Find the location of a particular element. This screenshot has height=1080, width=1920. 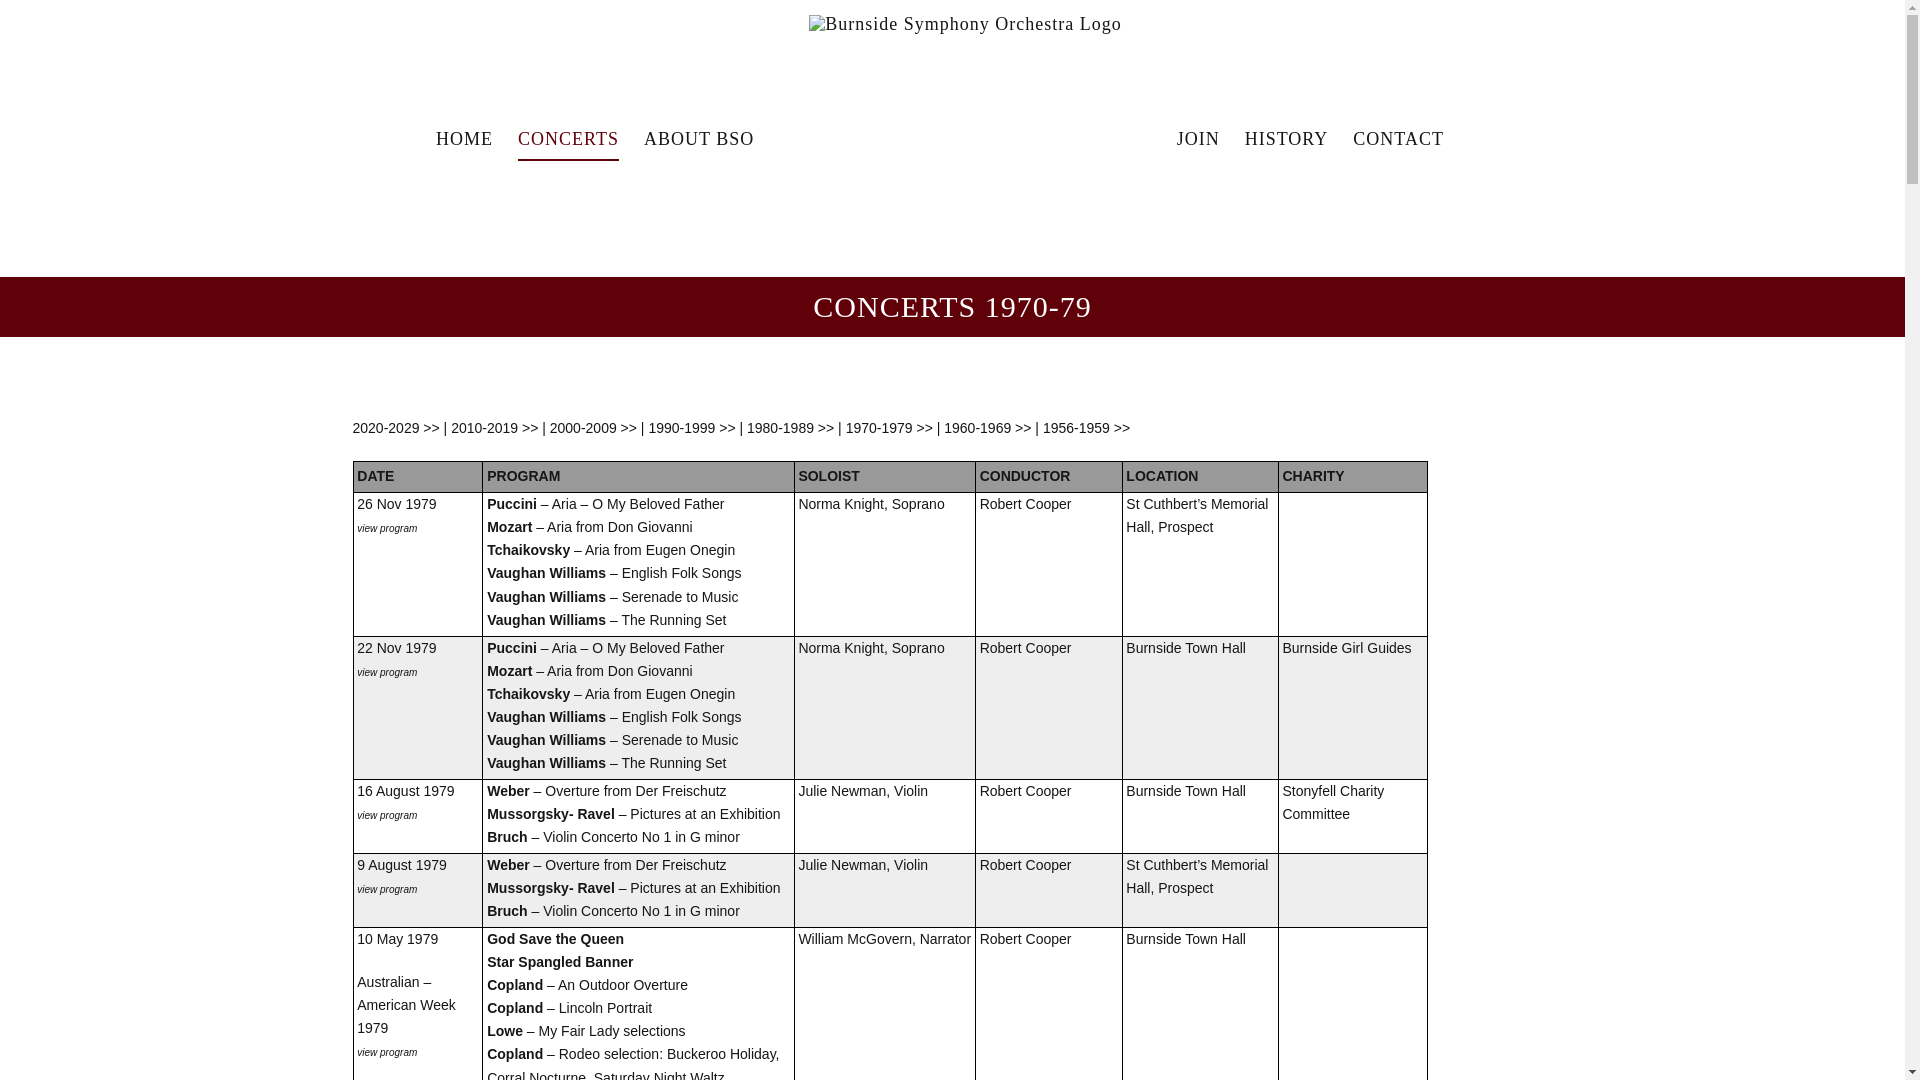

'1956-1959 >>' is located at coordinates (1085, 427).